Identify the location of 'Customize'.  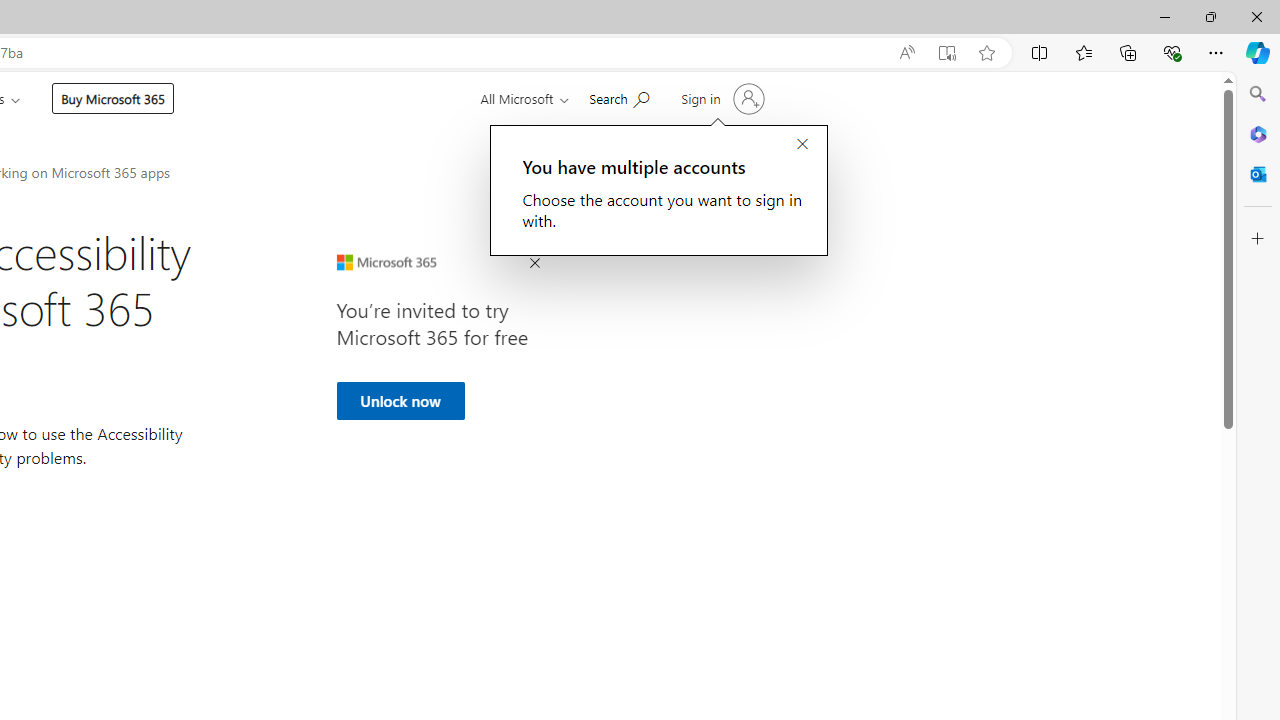
(1257, 238).